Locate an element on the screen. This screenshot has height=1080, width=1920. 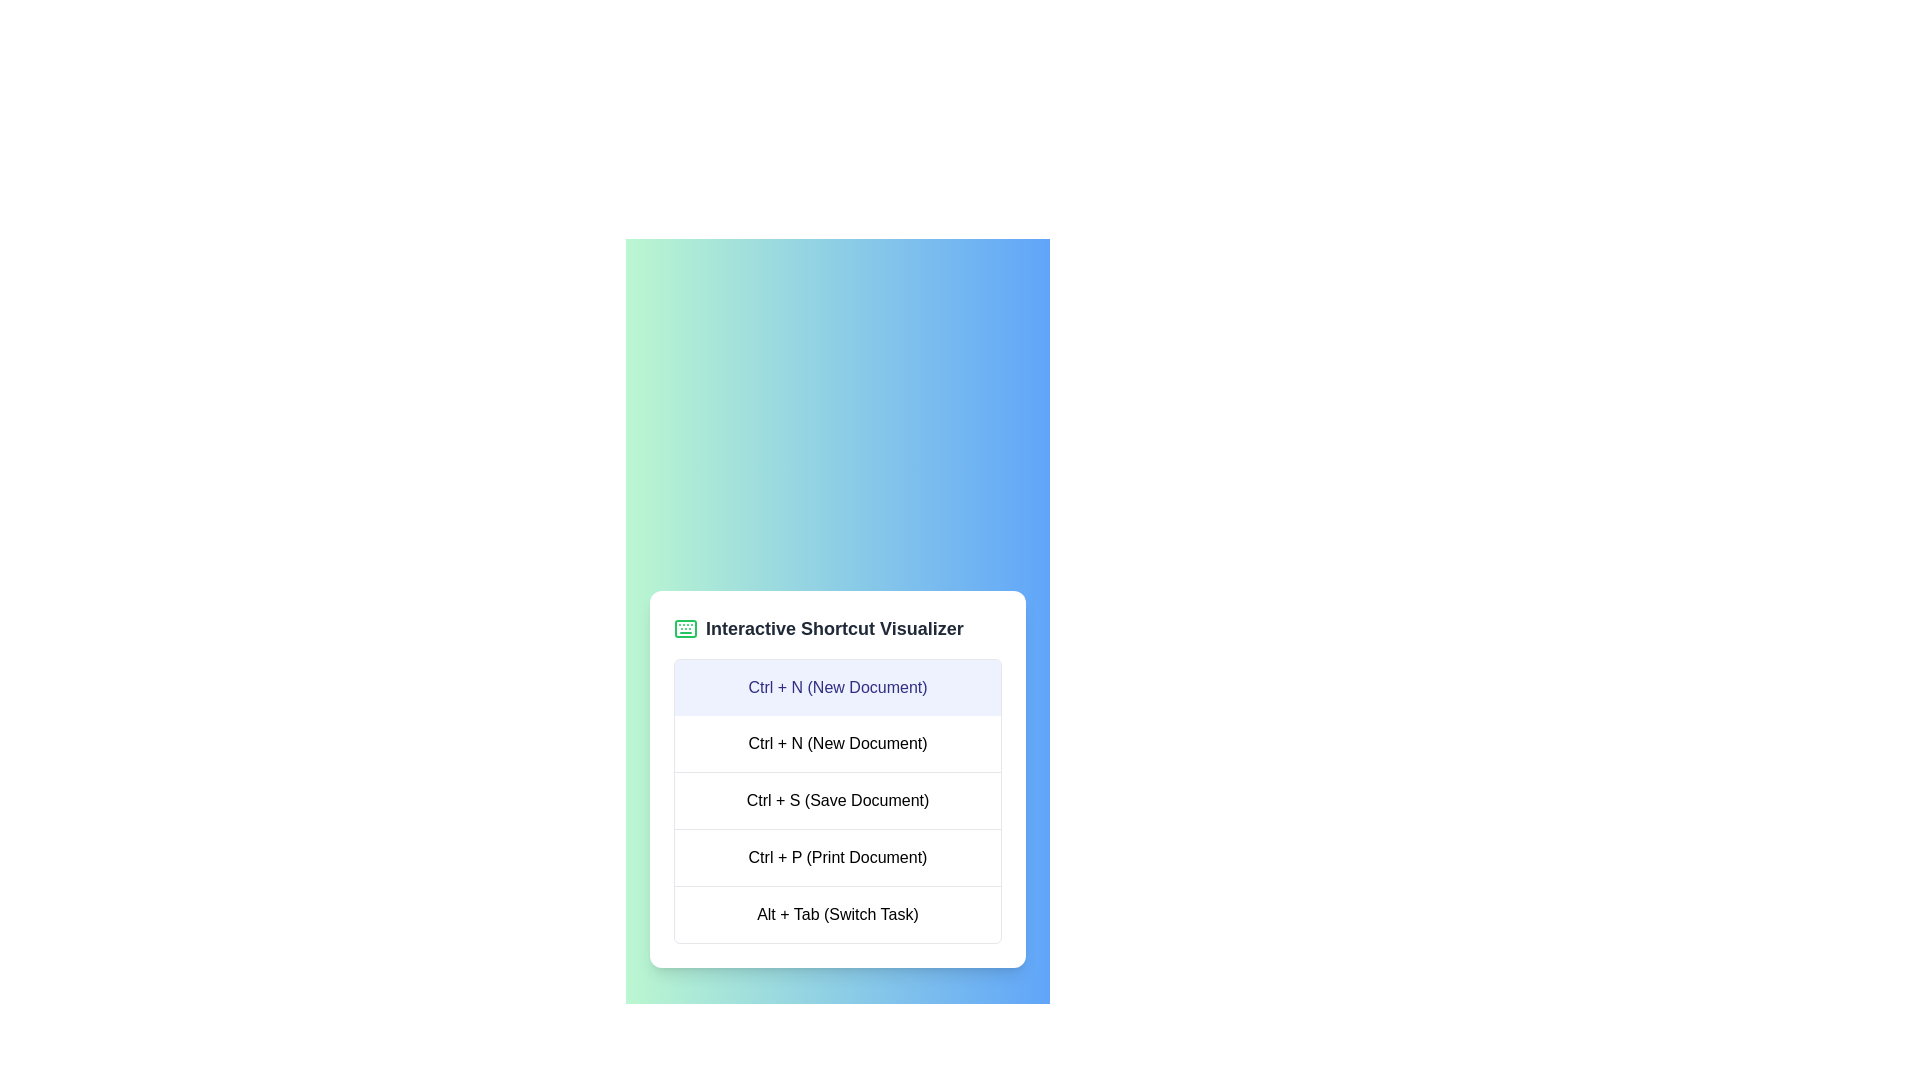
the third entry in the list that displays the shortcut 'Ctrl + S' and its description 'Save Document' in the Interactive Shortcut Visualizer is located at coordinates (838, 778).